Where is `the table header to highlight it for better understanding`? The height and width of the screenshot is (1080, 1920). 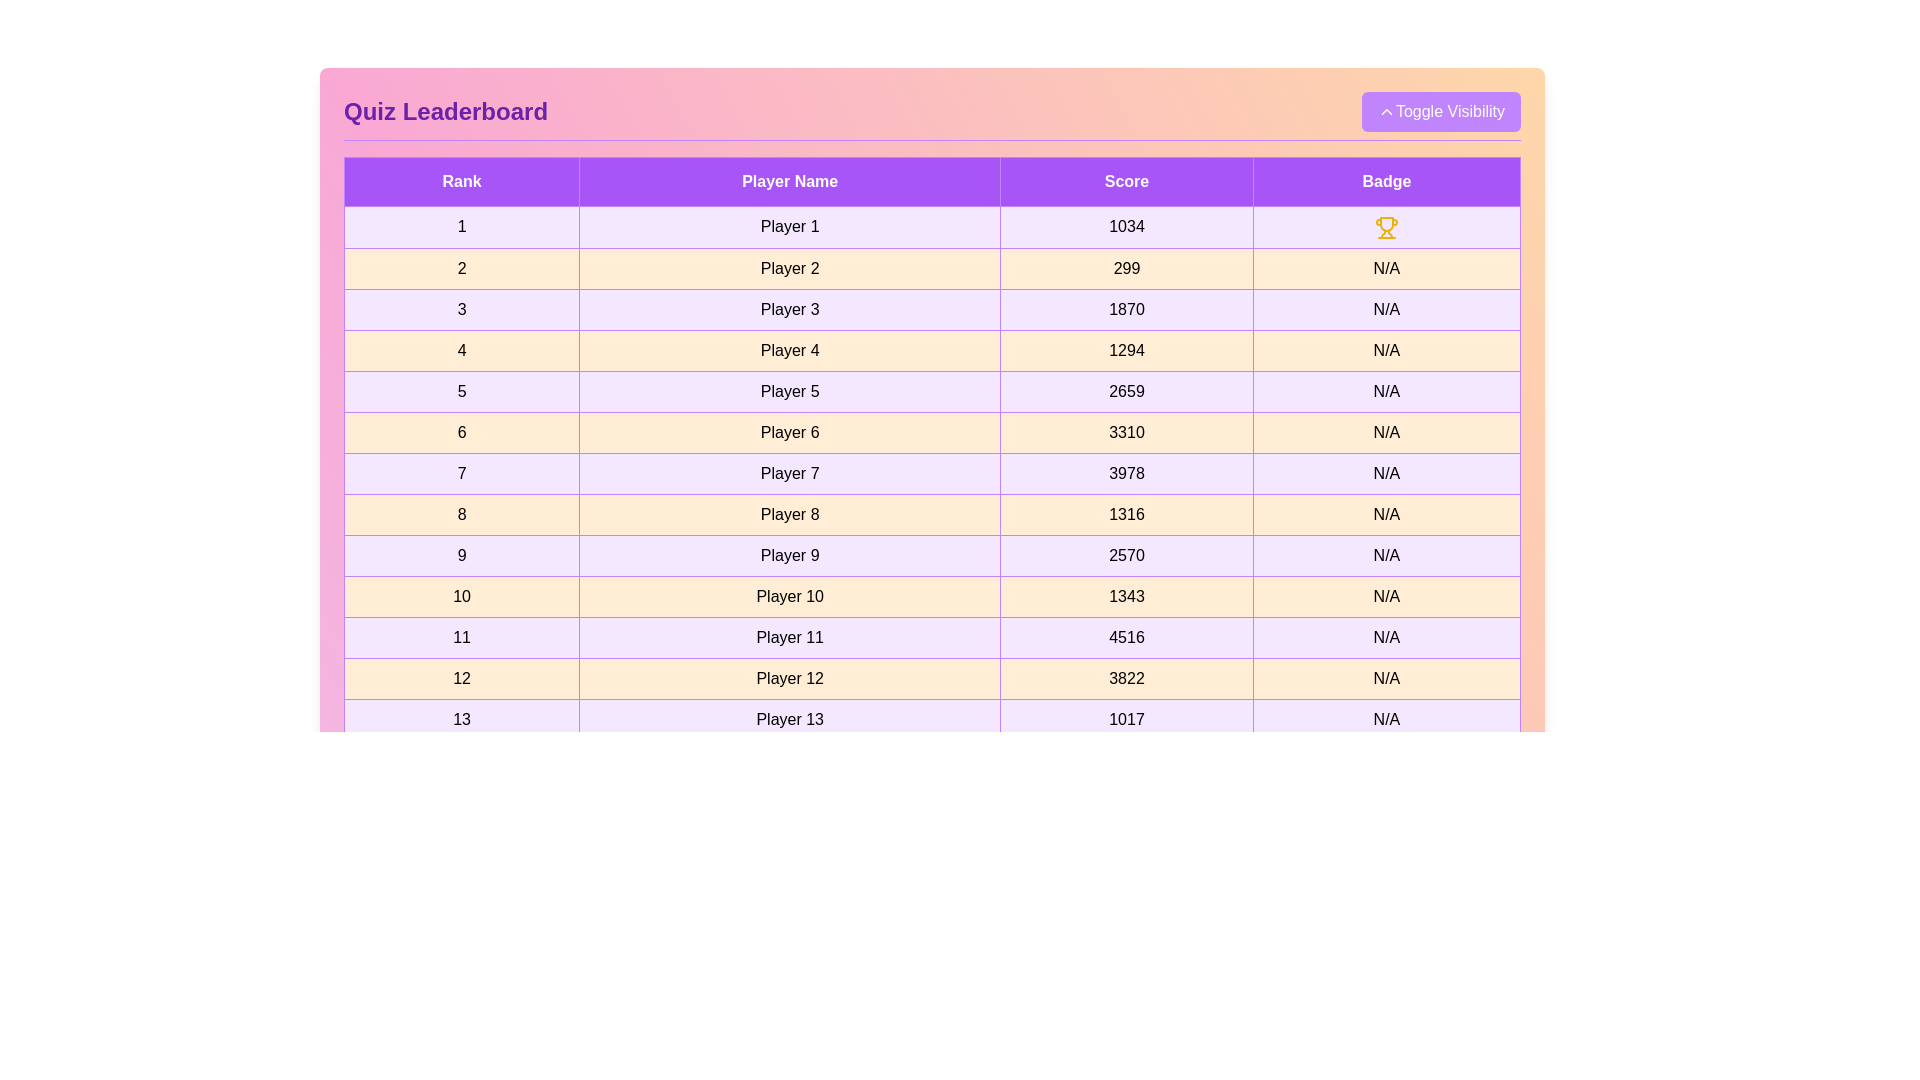 the table header to highlight it for better understanding is located at coordinates (931, 181).